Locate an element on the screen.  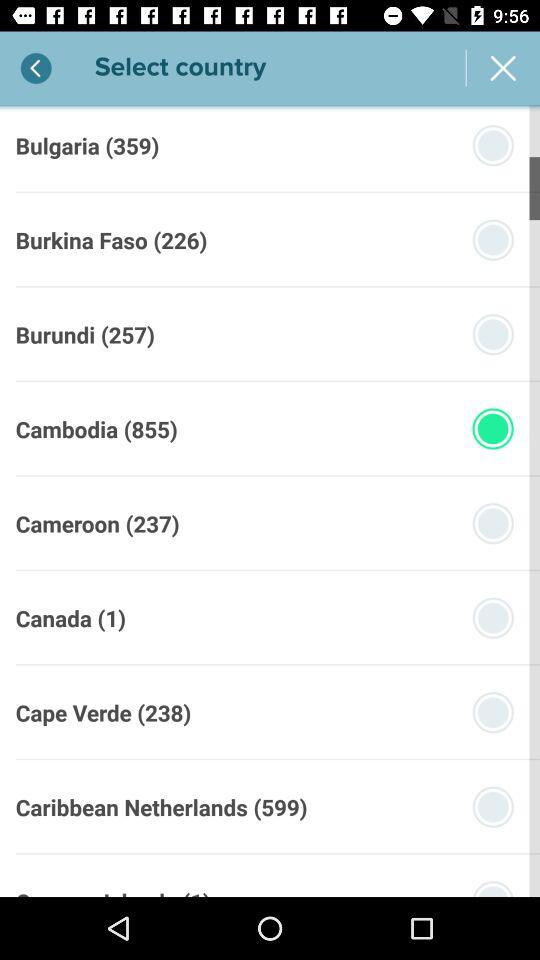
canada (1) icon is located at coordinates (69, 617).